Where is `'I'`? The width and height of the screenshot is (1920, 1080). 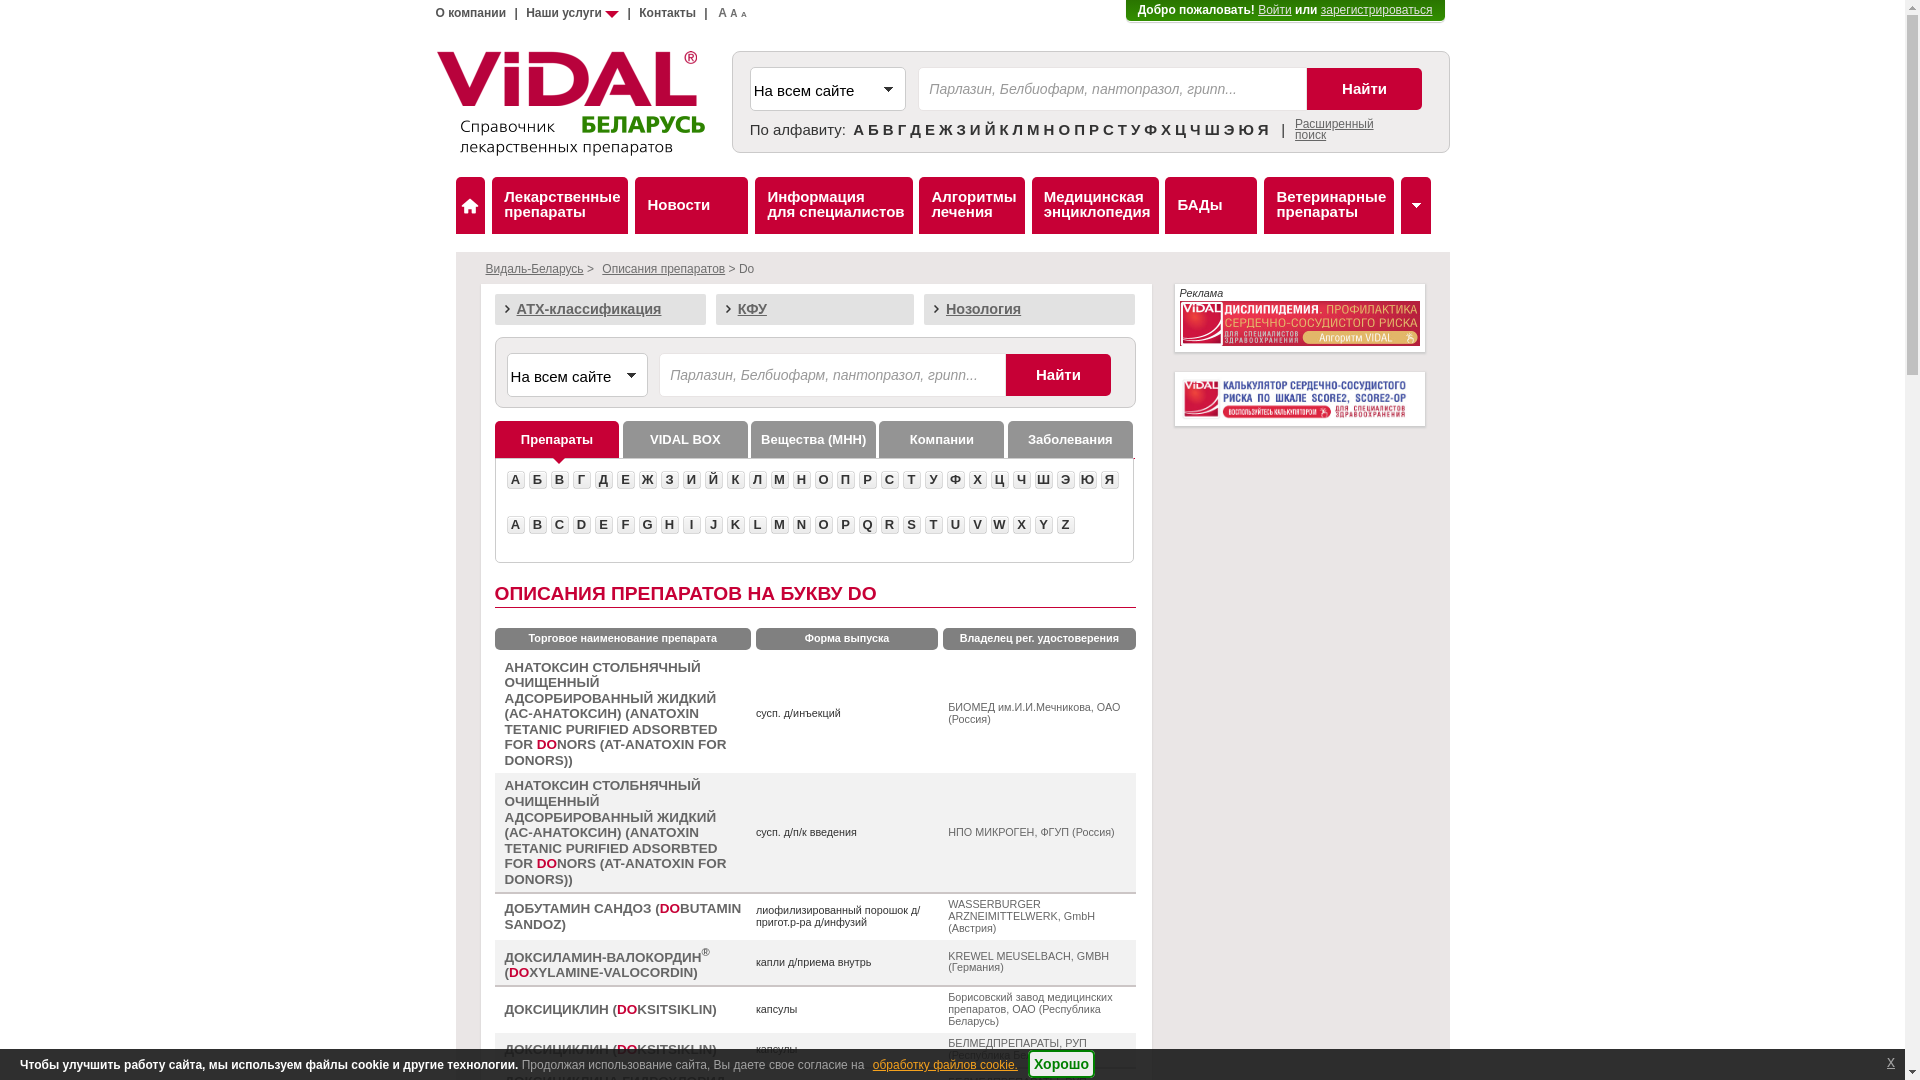 'I' is located at coordinates (691, 523).